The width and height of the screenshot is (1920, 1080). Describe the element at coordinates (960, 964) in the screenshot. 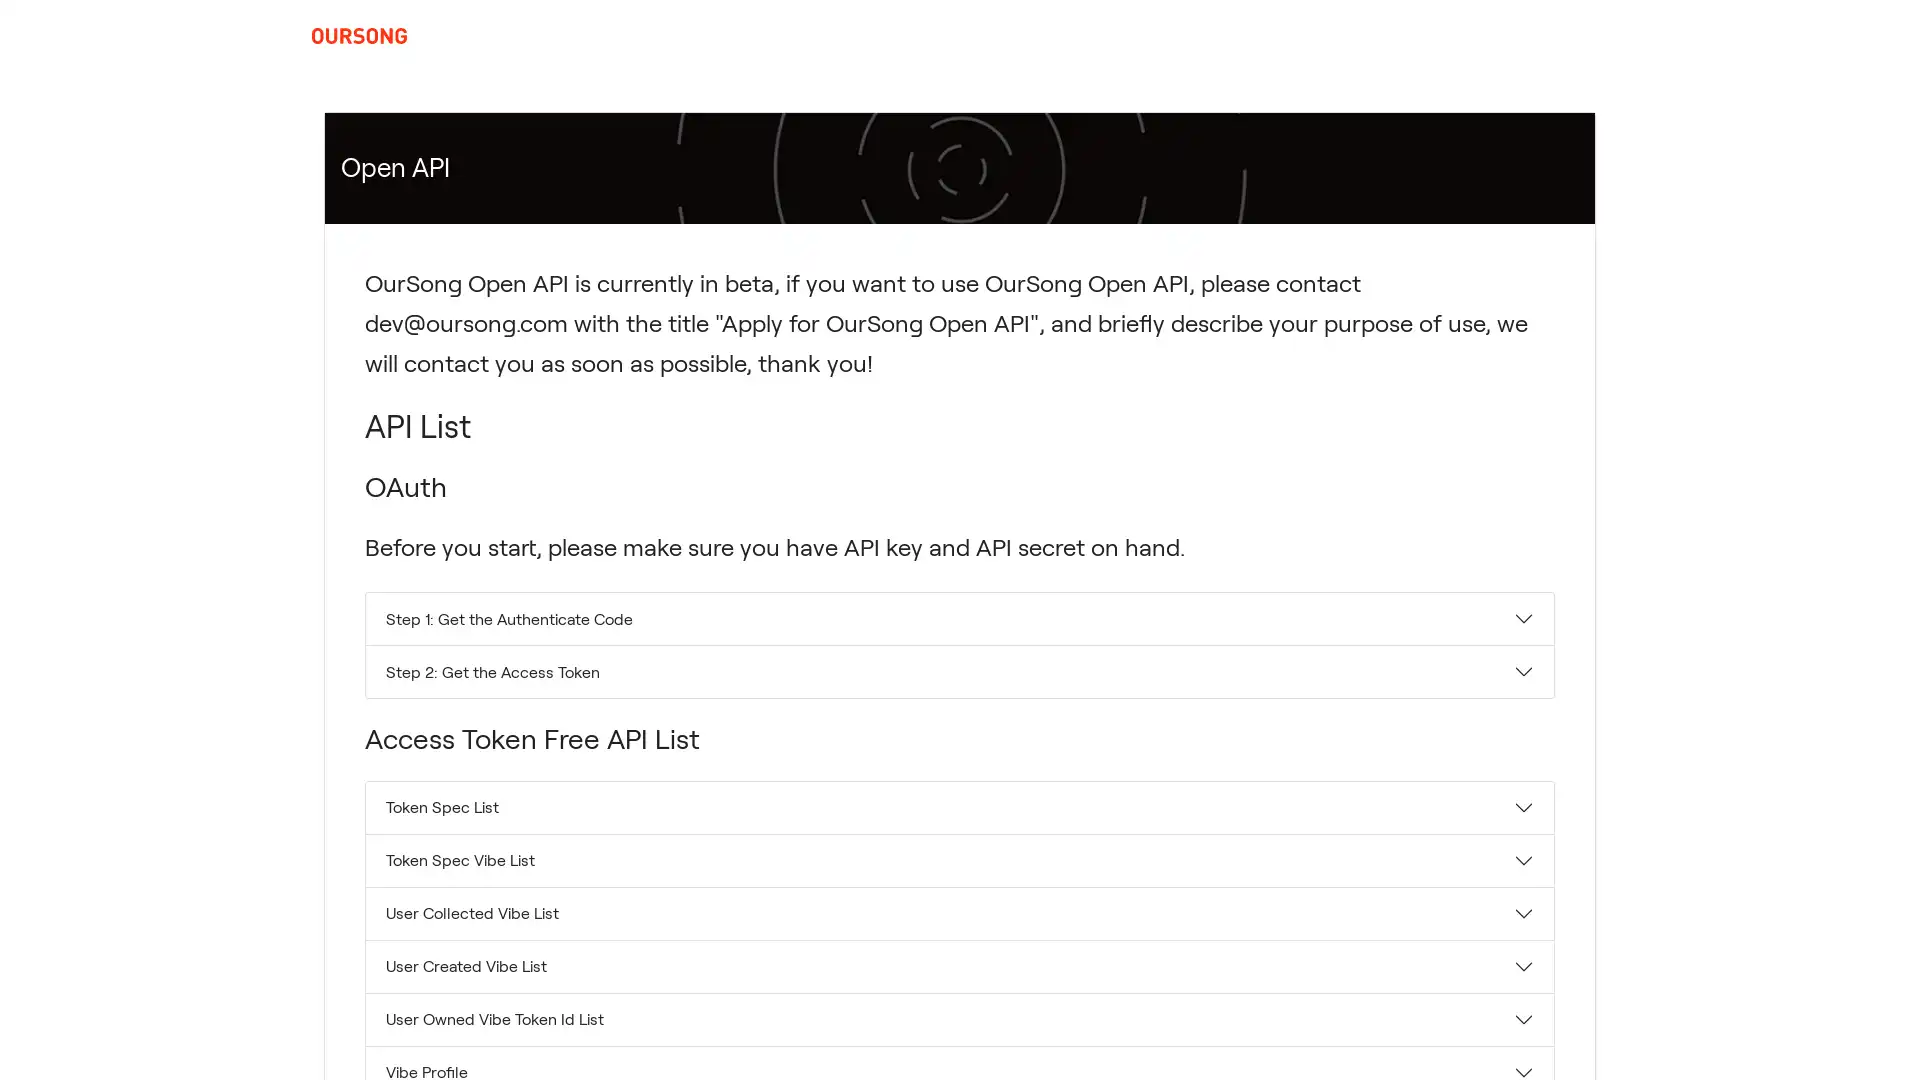

I see `User Created Vibe List` at that location.